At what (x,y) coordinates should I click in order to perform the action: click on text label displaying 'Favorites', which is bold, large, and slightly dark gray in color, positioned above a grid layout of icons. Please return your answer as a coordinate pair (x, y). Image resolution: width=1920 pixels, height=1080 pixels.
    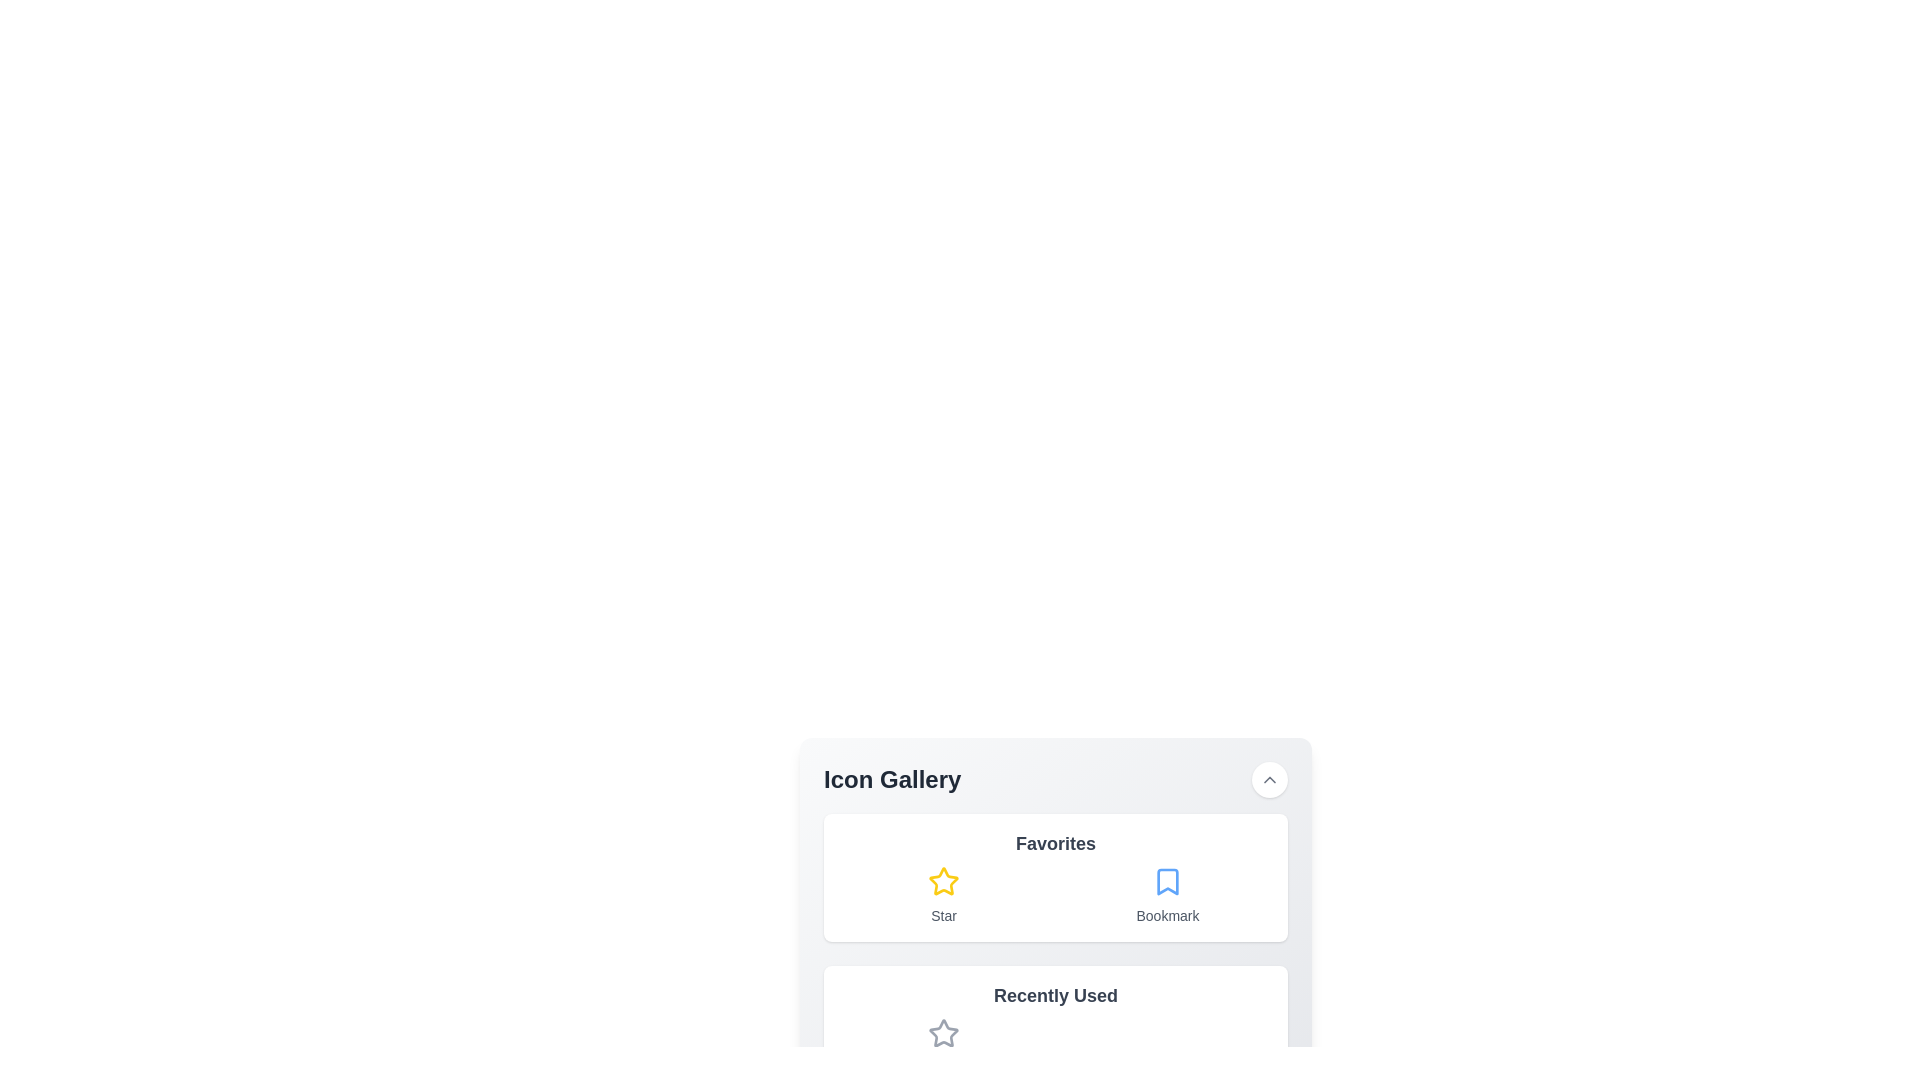
    Looking at the image, I should click on (1055, 844).